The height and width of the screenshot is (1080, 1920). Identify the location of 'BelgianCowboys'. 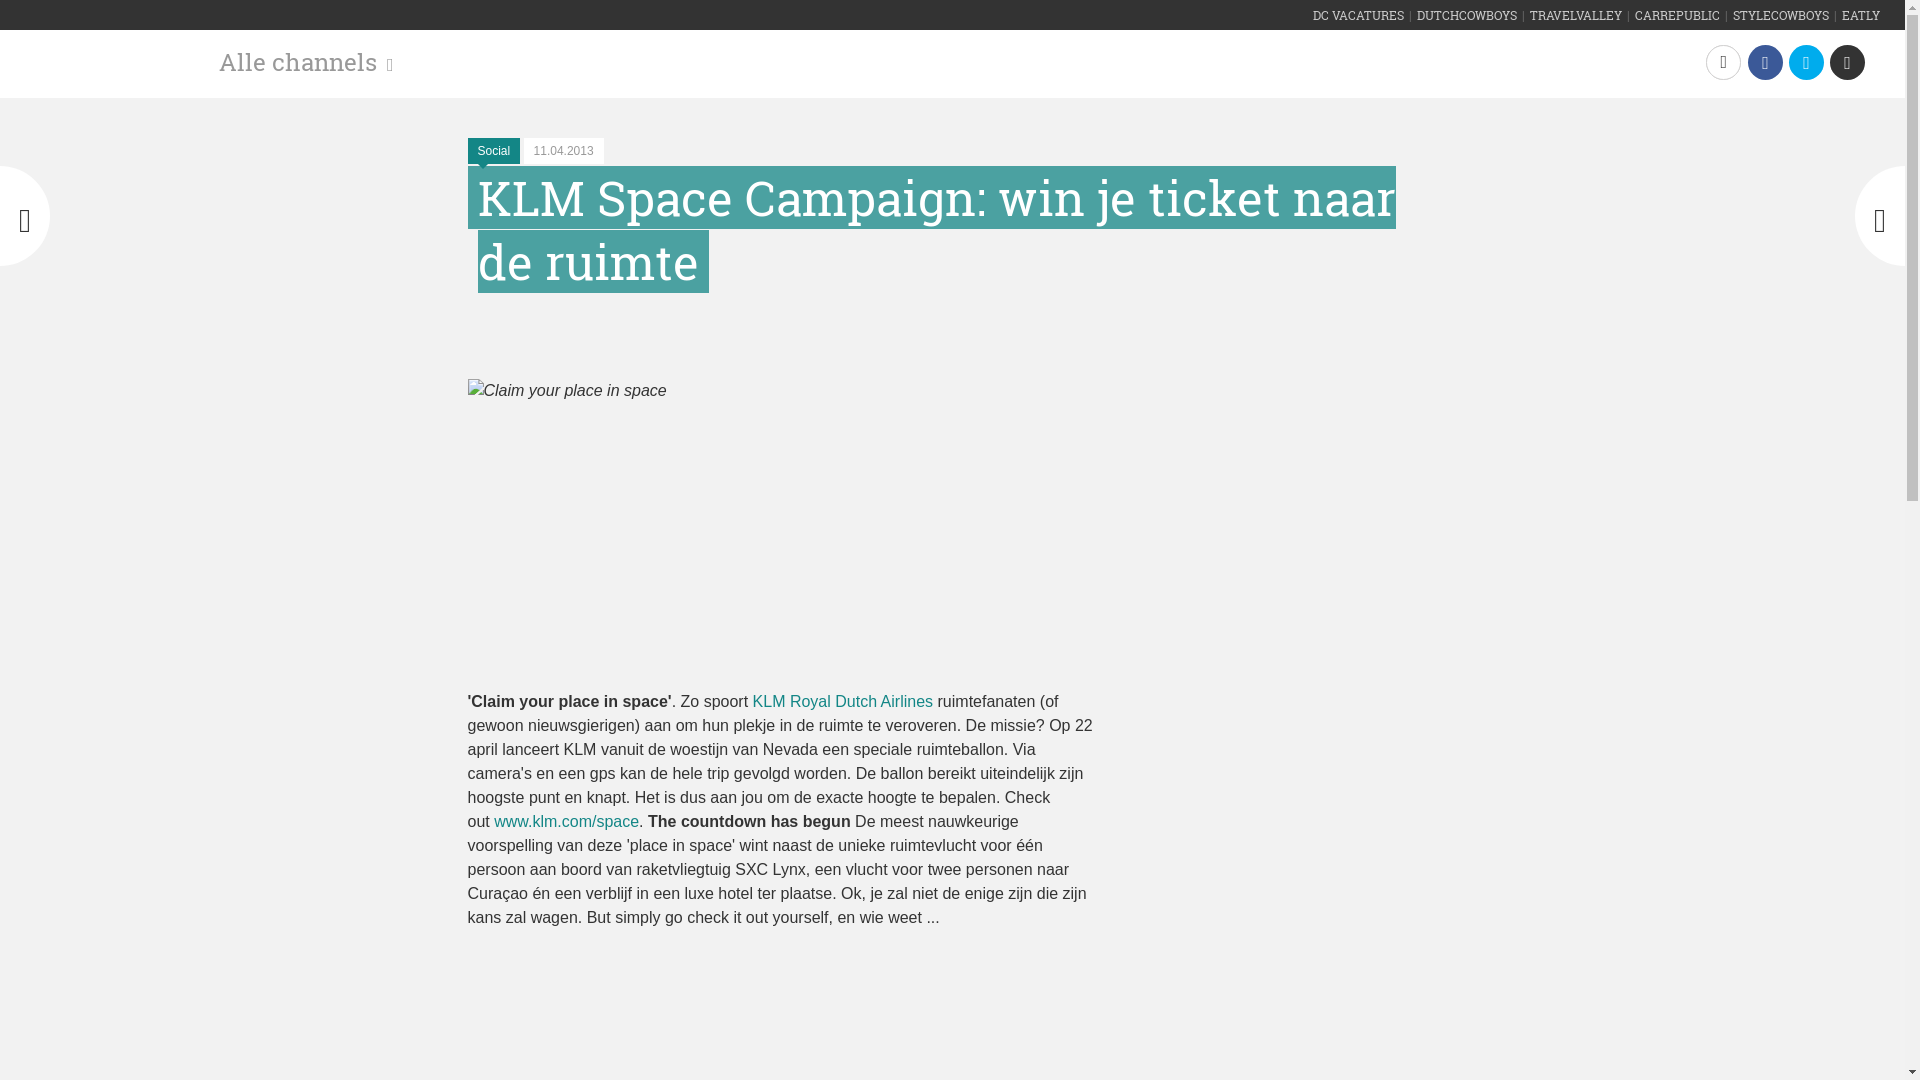
(100, 49).